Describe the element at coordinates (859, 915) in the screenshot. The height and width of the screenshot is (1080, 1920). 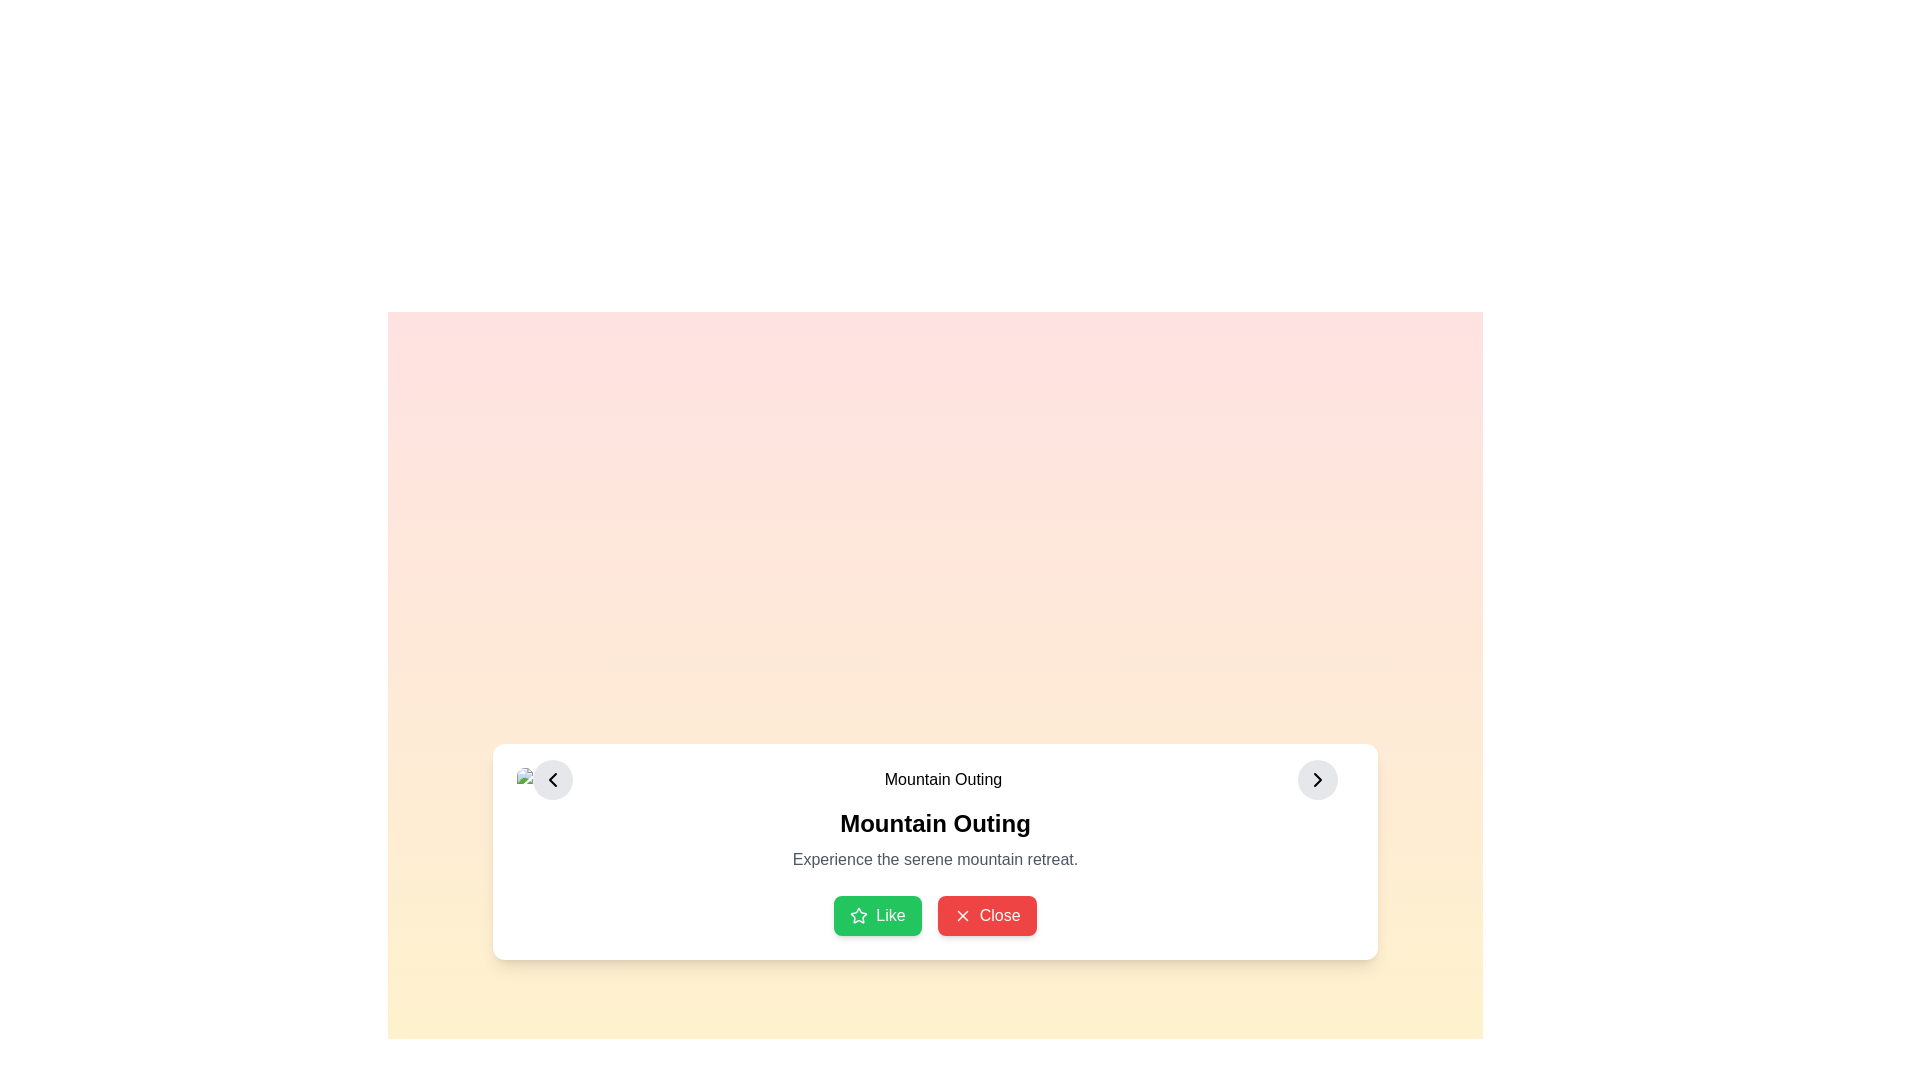
I see `the decorative star icon within the green 'Like' button, which is located to the left of the red 'Close' button in a horizontally aligned button group near the bottom of a centered card component` at that location.